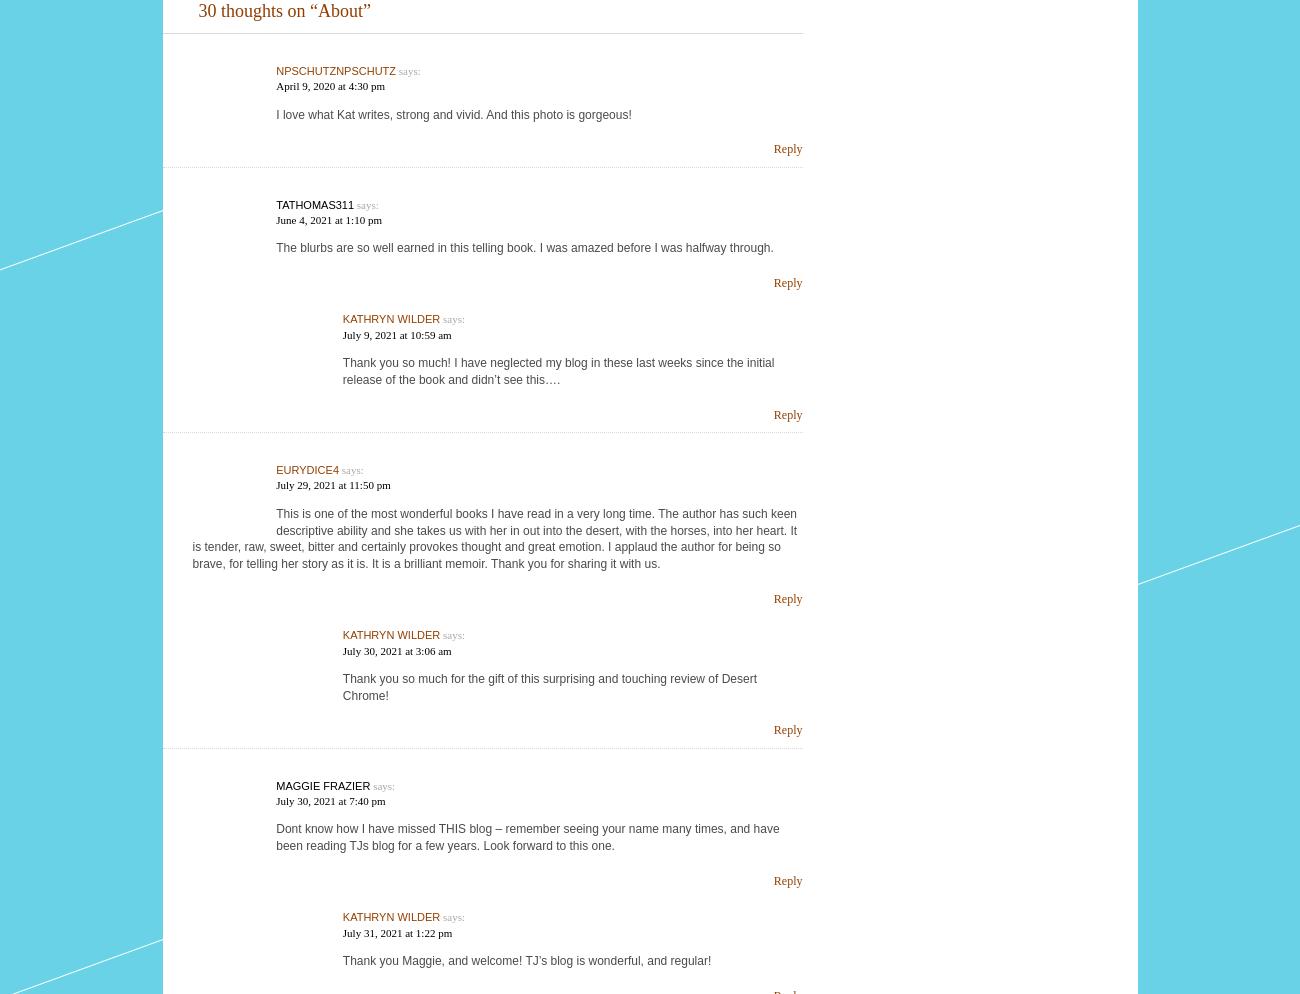 The height and width of the screenshot is (994, 1300). Describe the element at coordinates (332, 483) in the screenshot. I see `'July 29, 2021 at 11:50 pm'` at that location.